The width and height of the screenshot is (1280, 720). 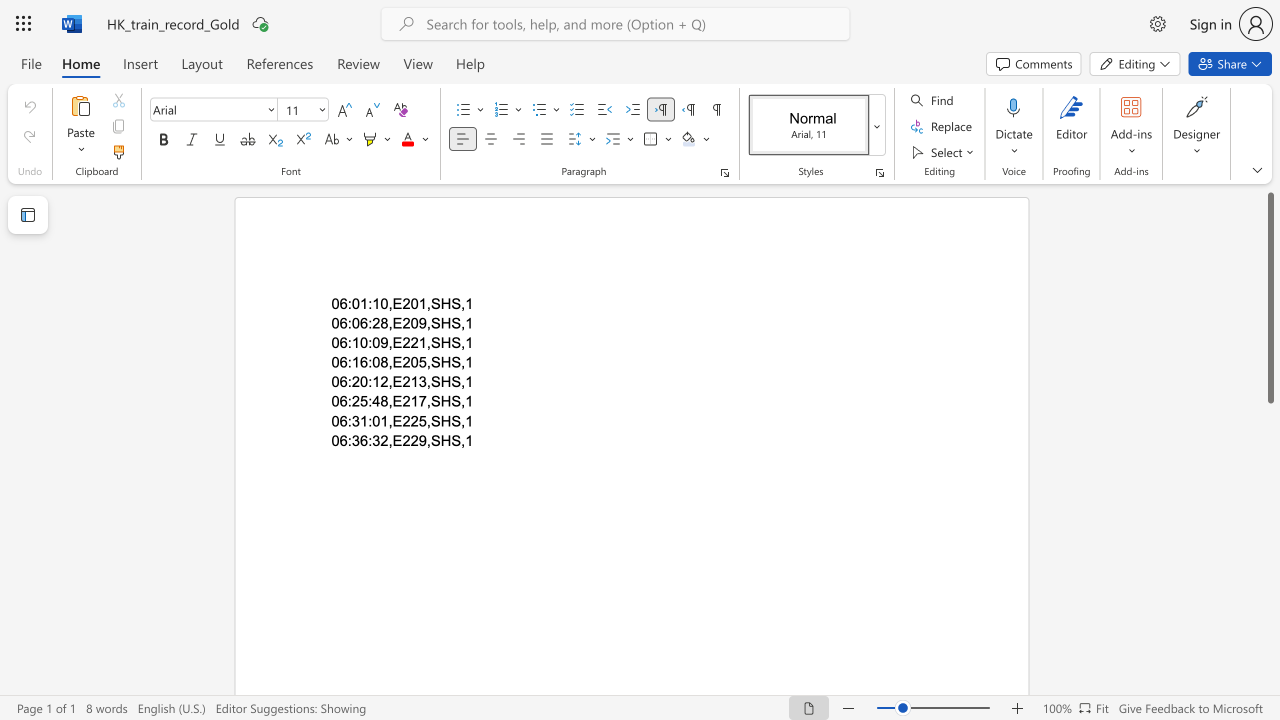 What do you see at coordinates (1269, 298) in the screenshot?
I see `the scrollbar and move down 60 pixels` at bounding box center [1269, 298].